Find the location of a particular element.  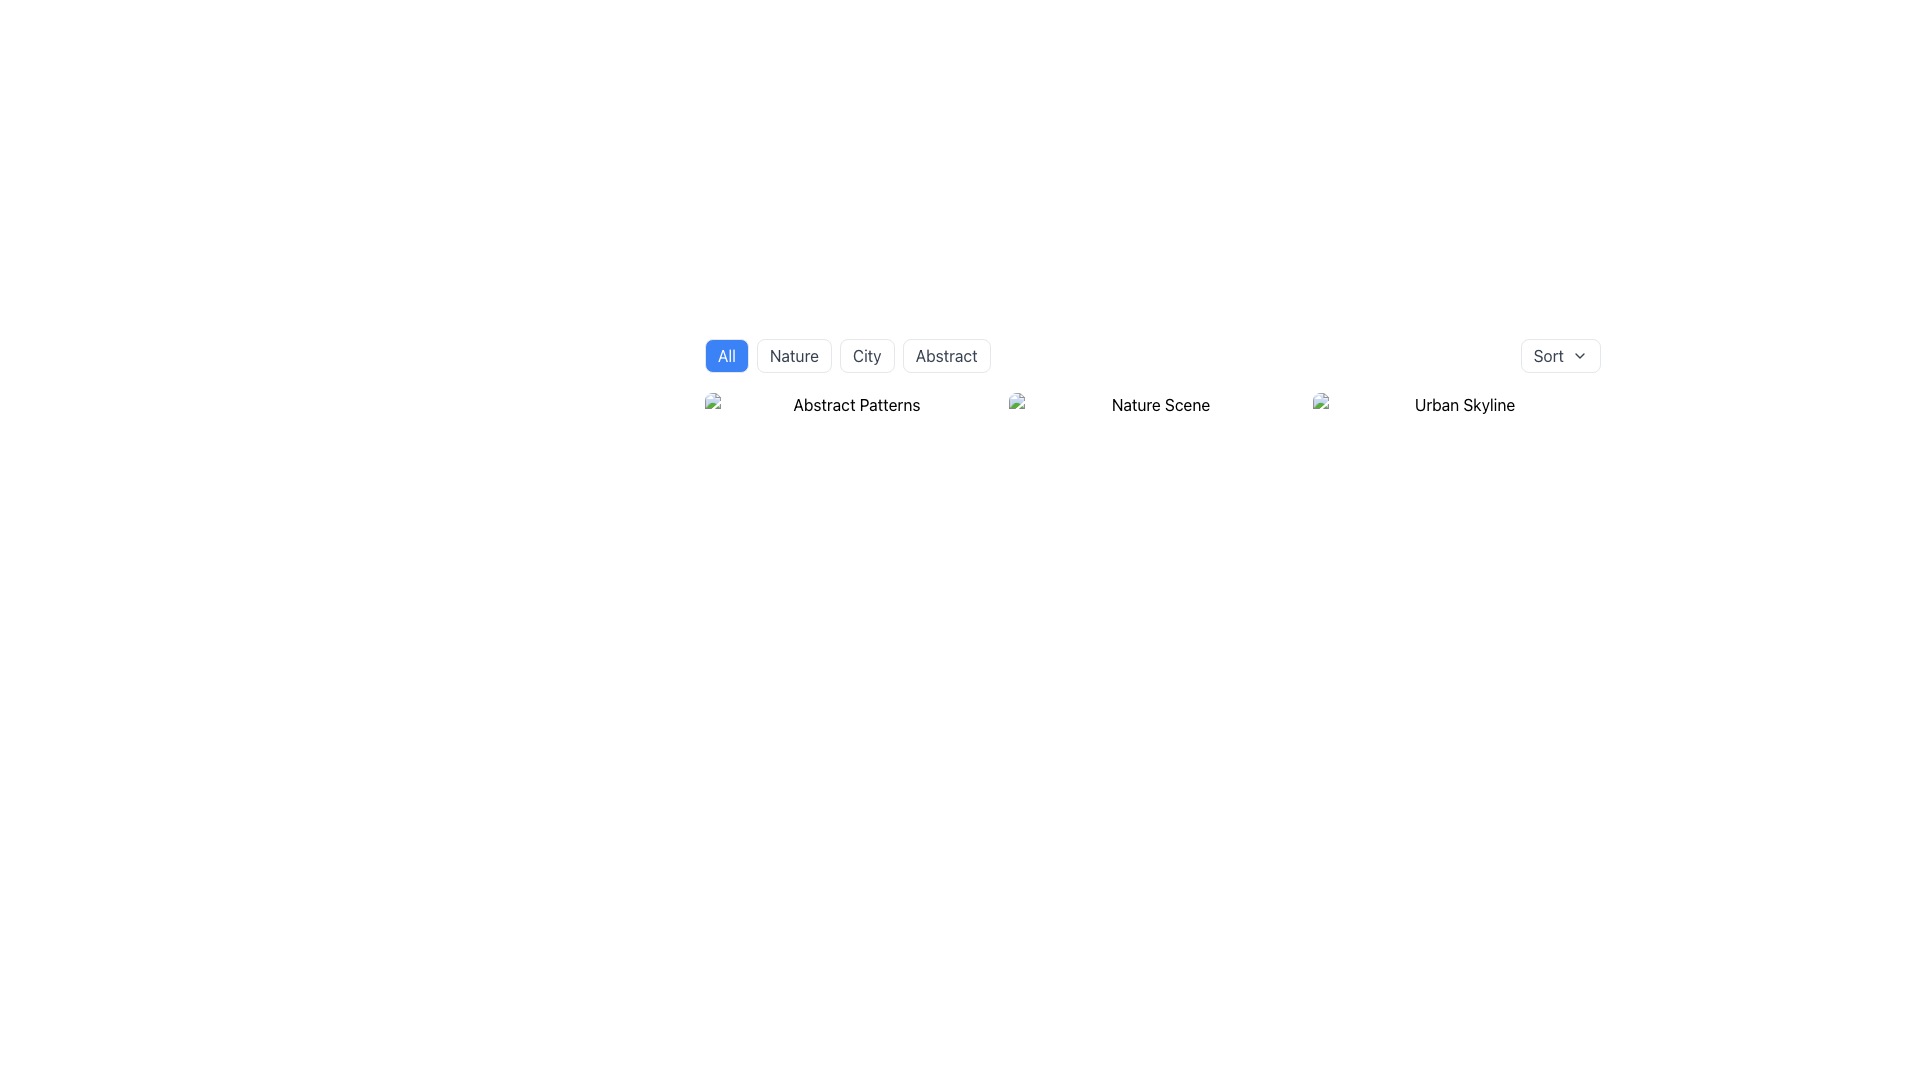

the 'City' button, which is the third button from the left in a group of four is located at coordinates (867, 354).